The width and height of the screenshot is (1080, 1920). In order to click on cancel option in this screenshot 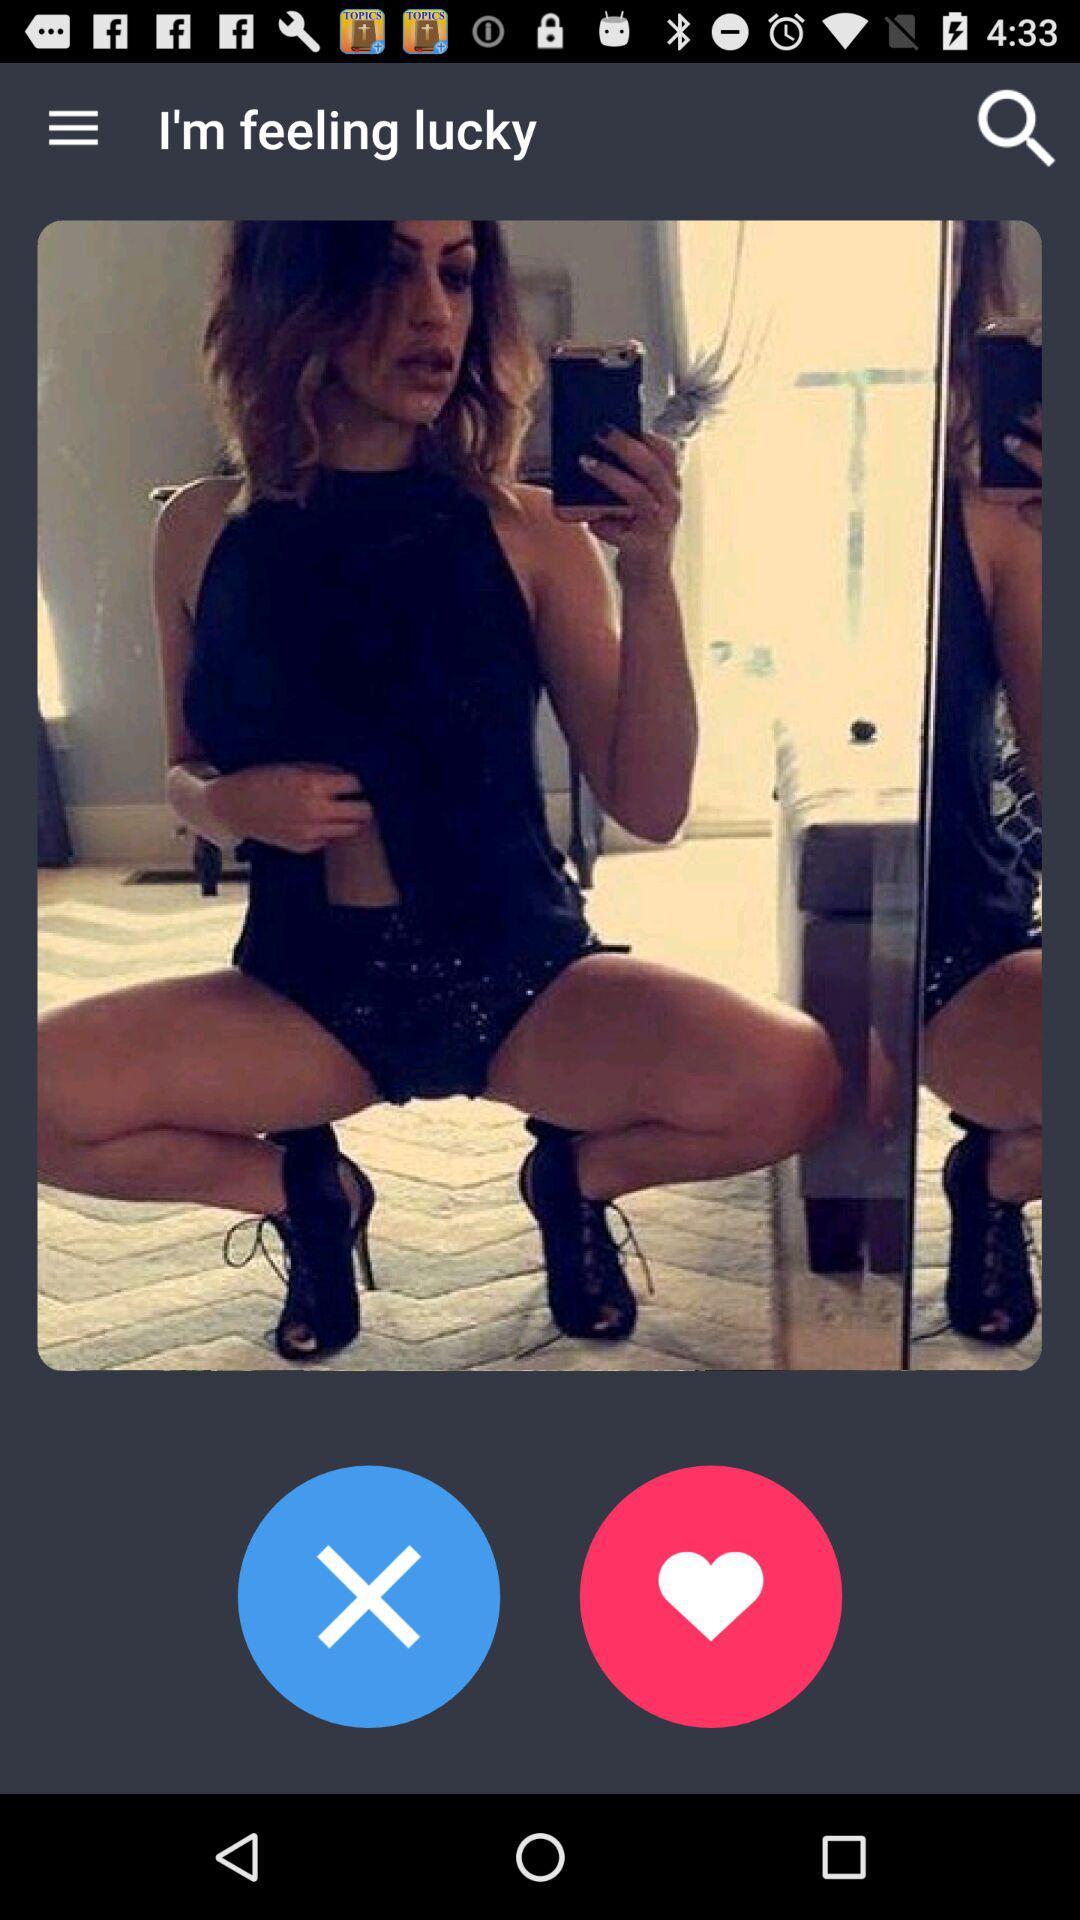, I will do `click(369, 1595)`.